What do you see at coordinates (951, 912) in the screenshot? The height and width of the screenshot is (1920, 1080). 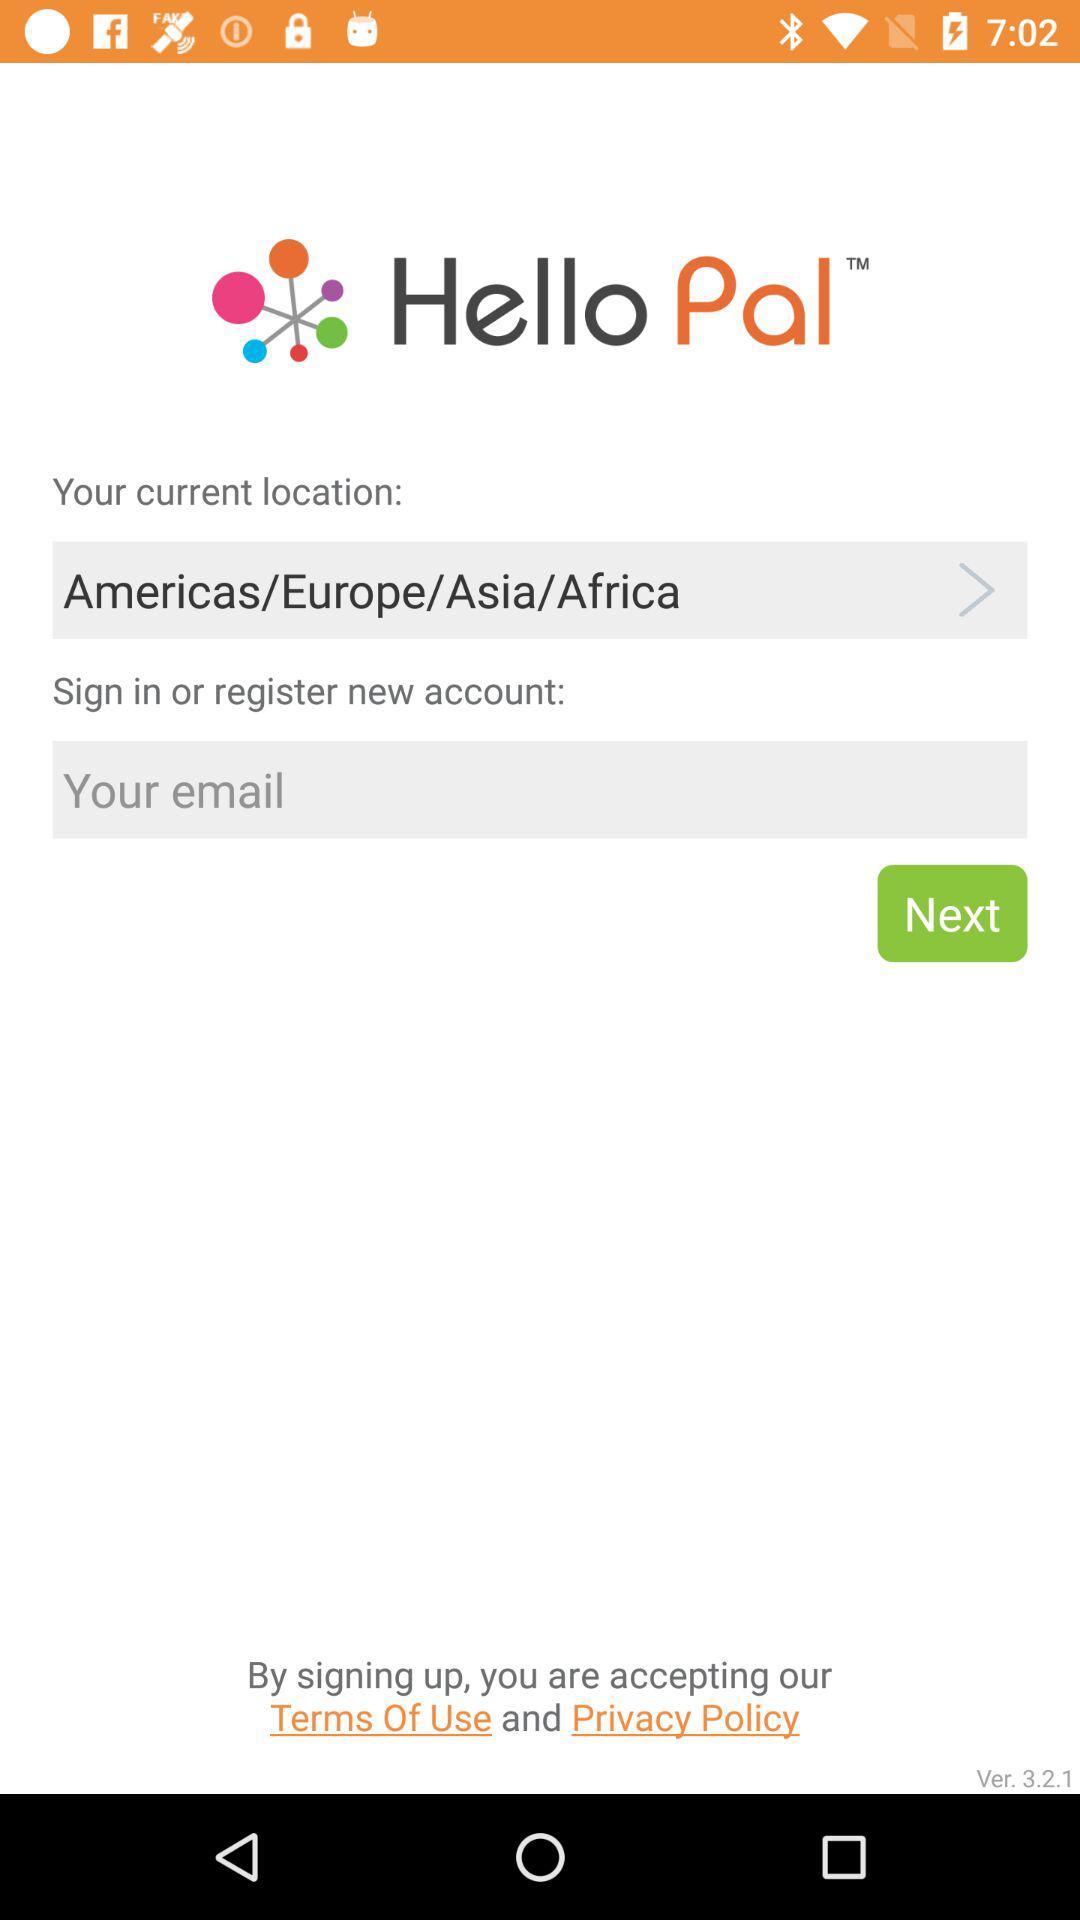 I see `the item on the right` at bounding box center [951, 912].